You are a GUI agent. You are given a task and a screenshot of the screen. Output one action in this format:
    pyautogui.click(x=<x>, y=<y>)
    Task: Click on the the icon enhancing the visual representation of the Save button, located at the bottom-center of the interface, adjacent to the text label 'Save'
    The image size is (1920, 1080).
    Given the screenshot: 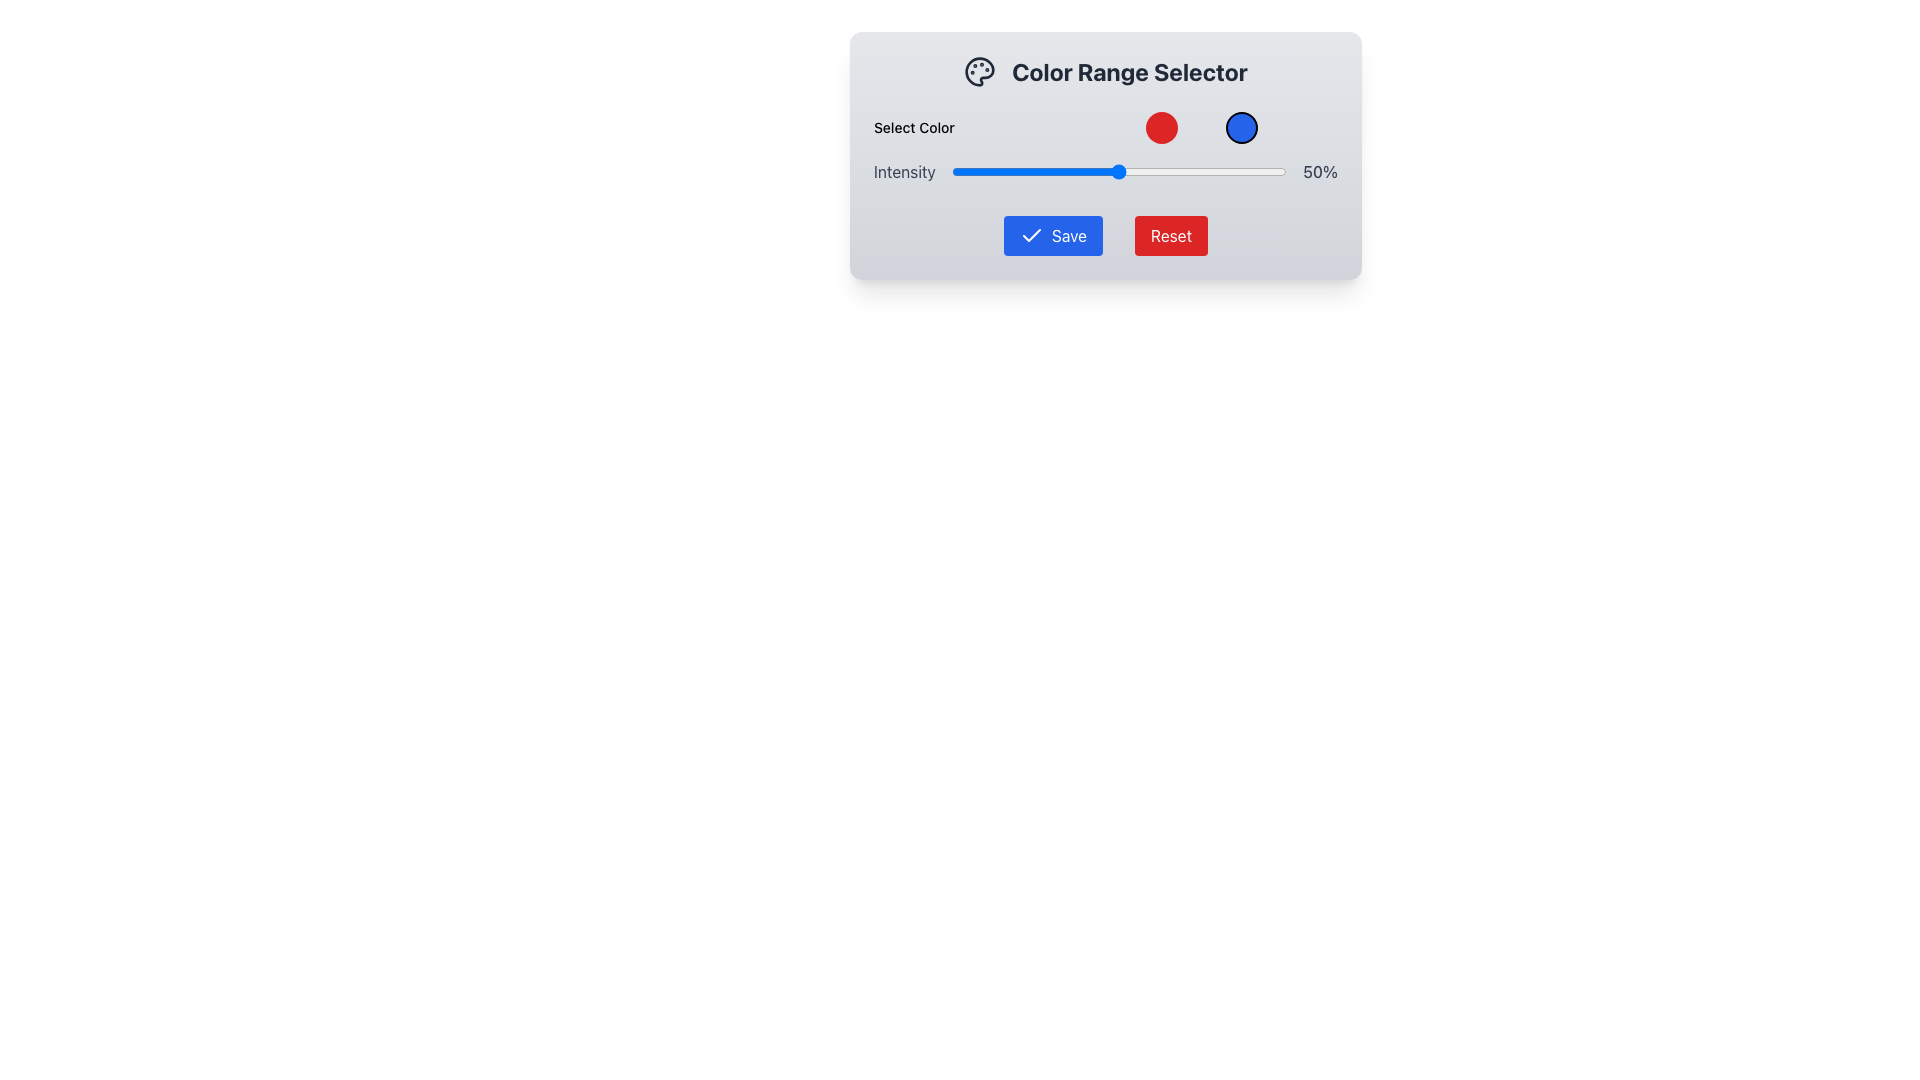 What is the action you would take?
    pyautogui.click(x=1032, y=234)
    